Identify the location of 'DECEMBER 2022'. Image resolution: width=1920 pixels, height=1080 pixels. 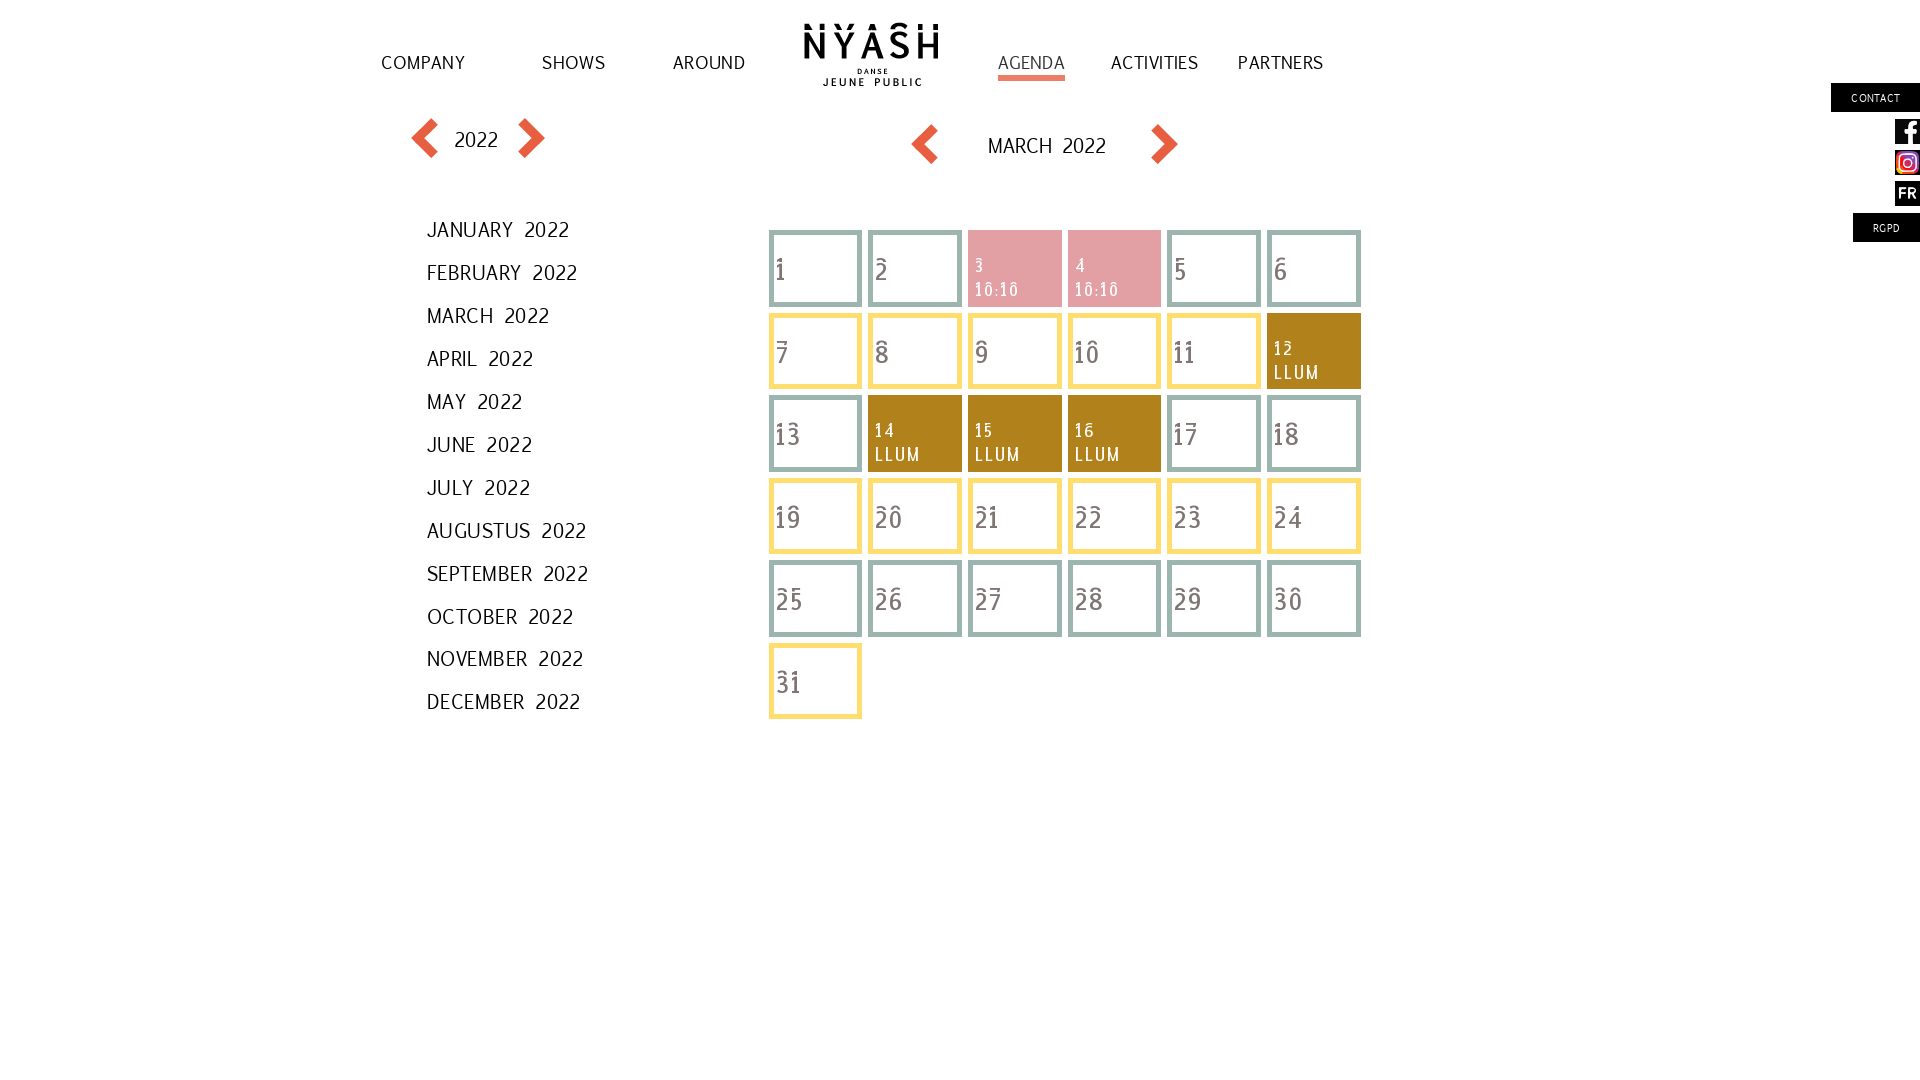
(504, 699).